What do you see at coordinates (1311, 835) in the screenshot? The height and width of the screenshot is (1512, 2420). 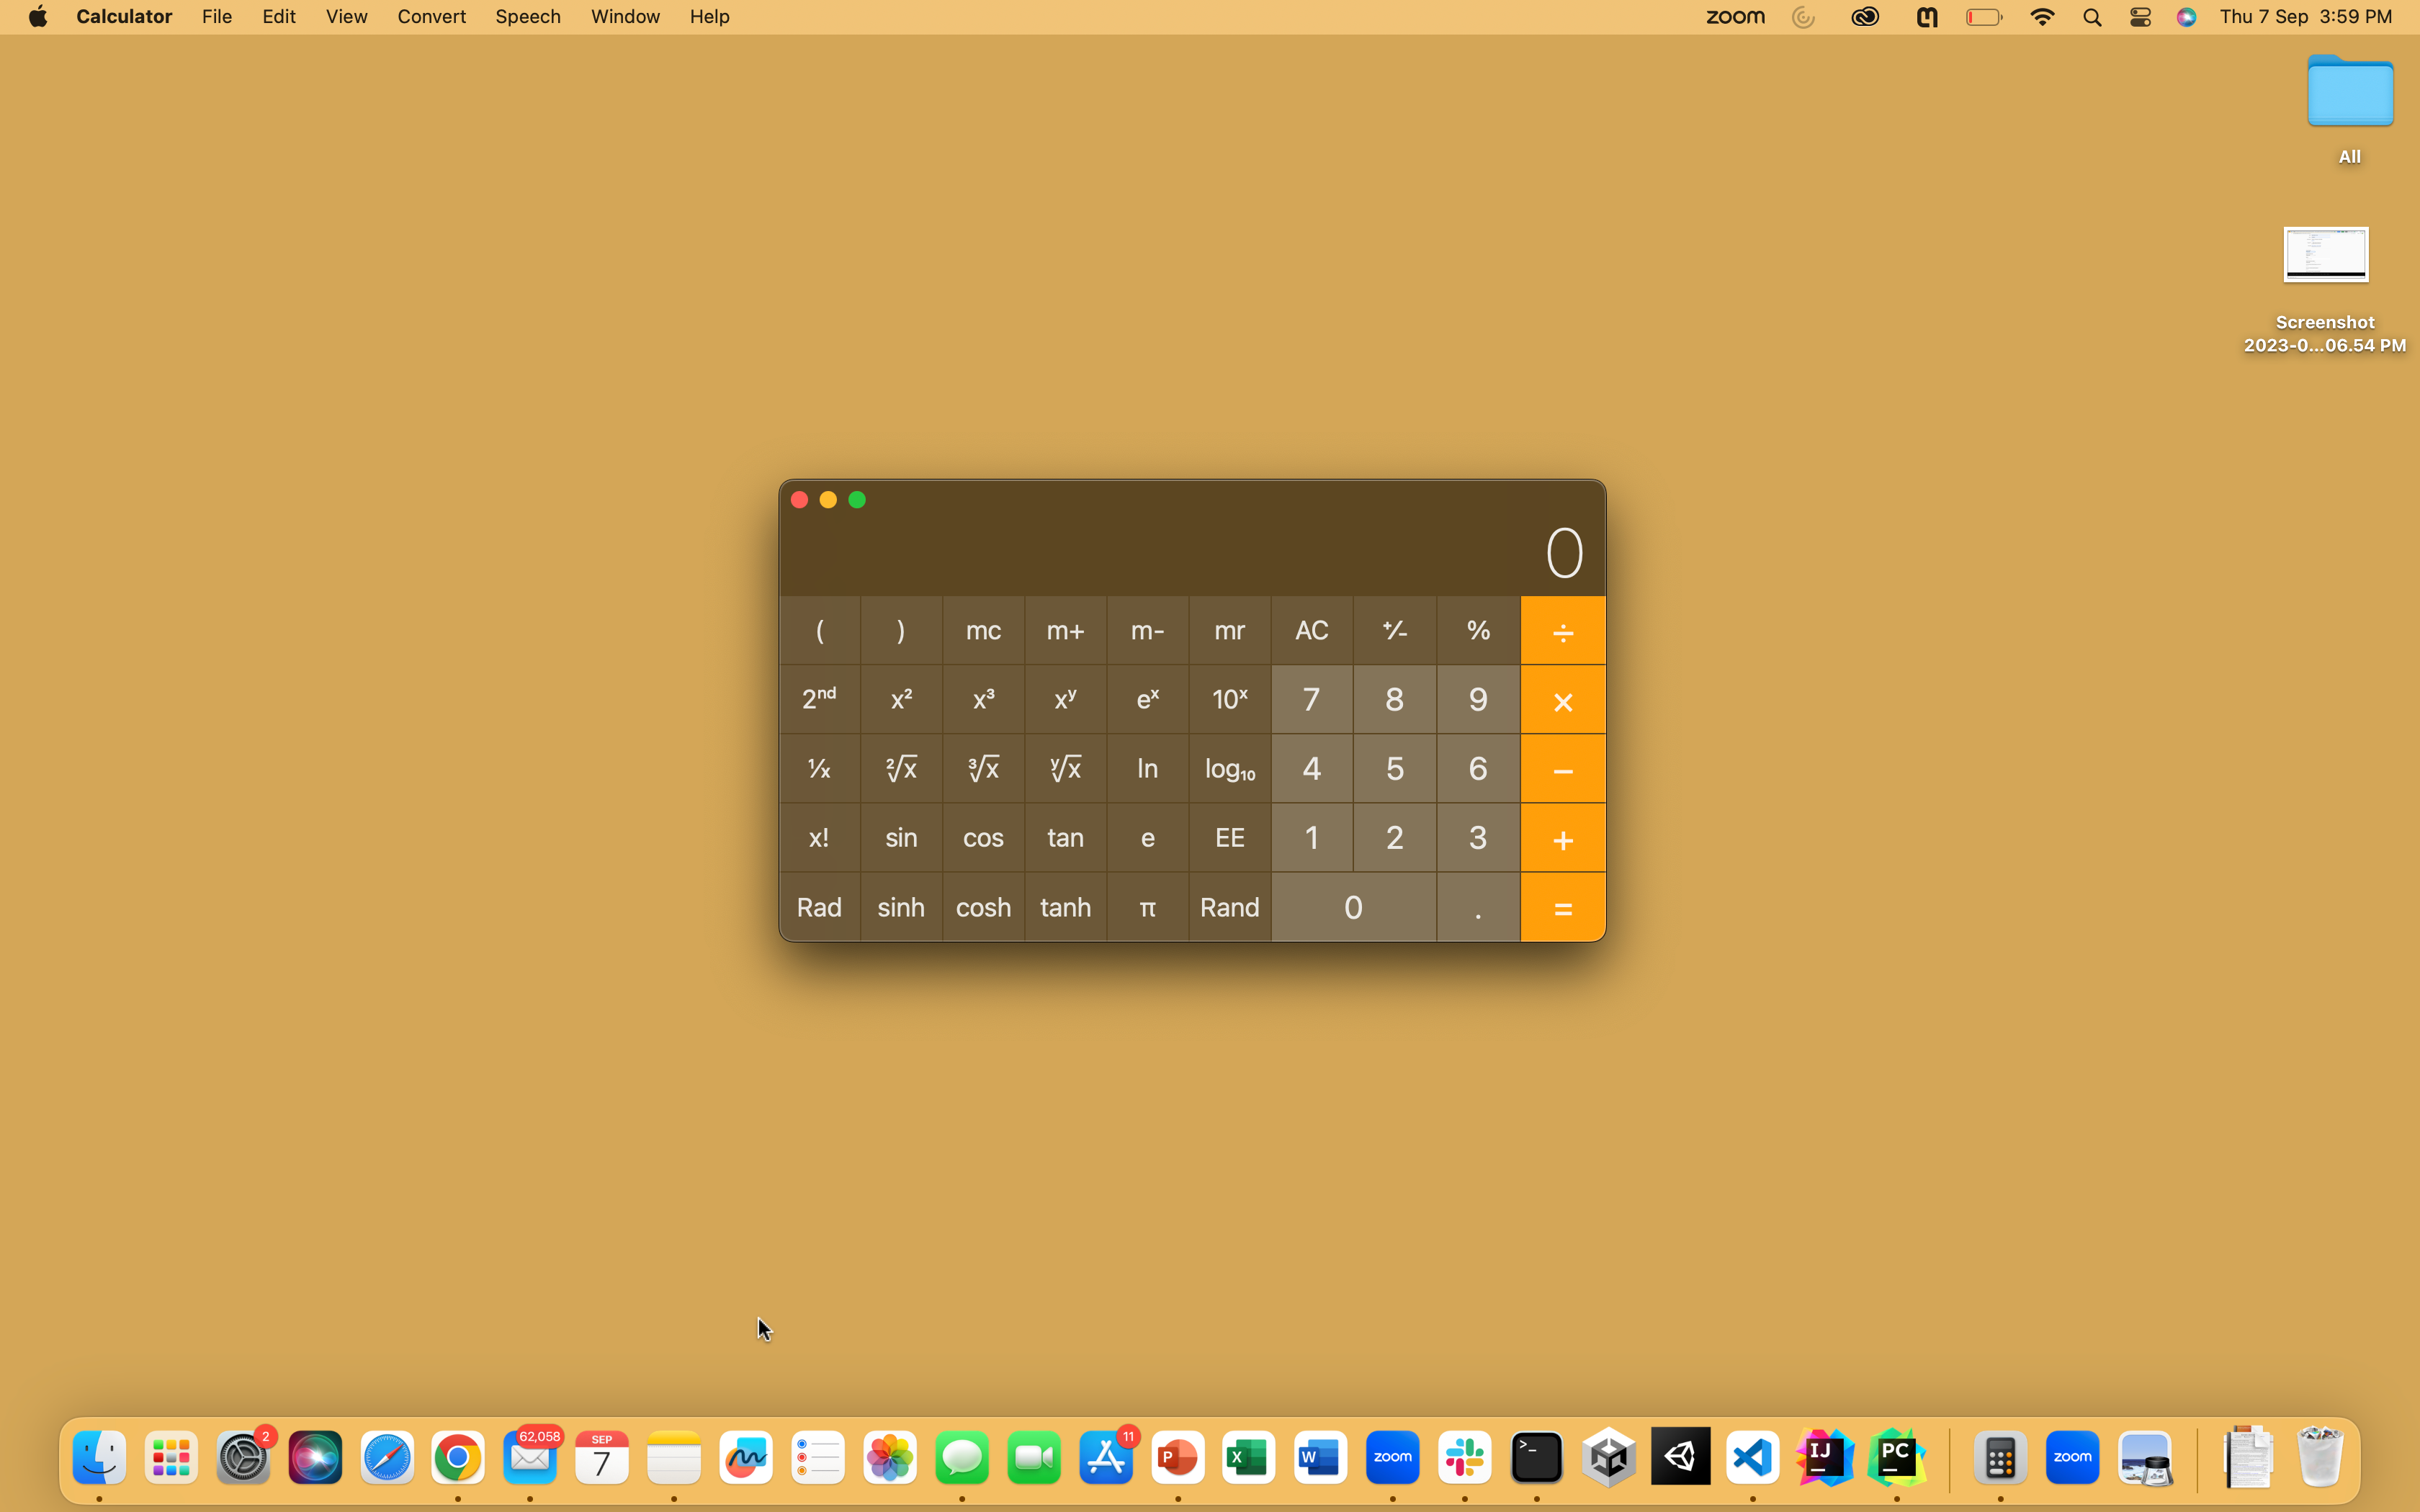 I see `Deduct 5 from the number 10` at bounding box center [1311, 835].